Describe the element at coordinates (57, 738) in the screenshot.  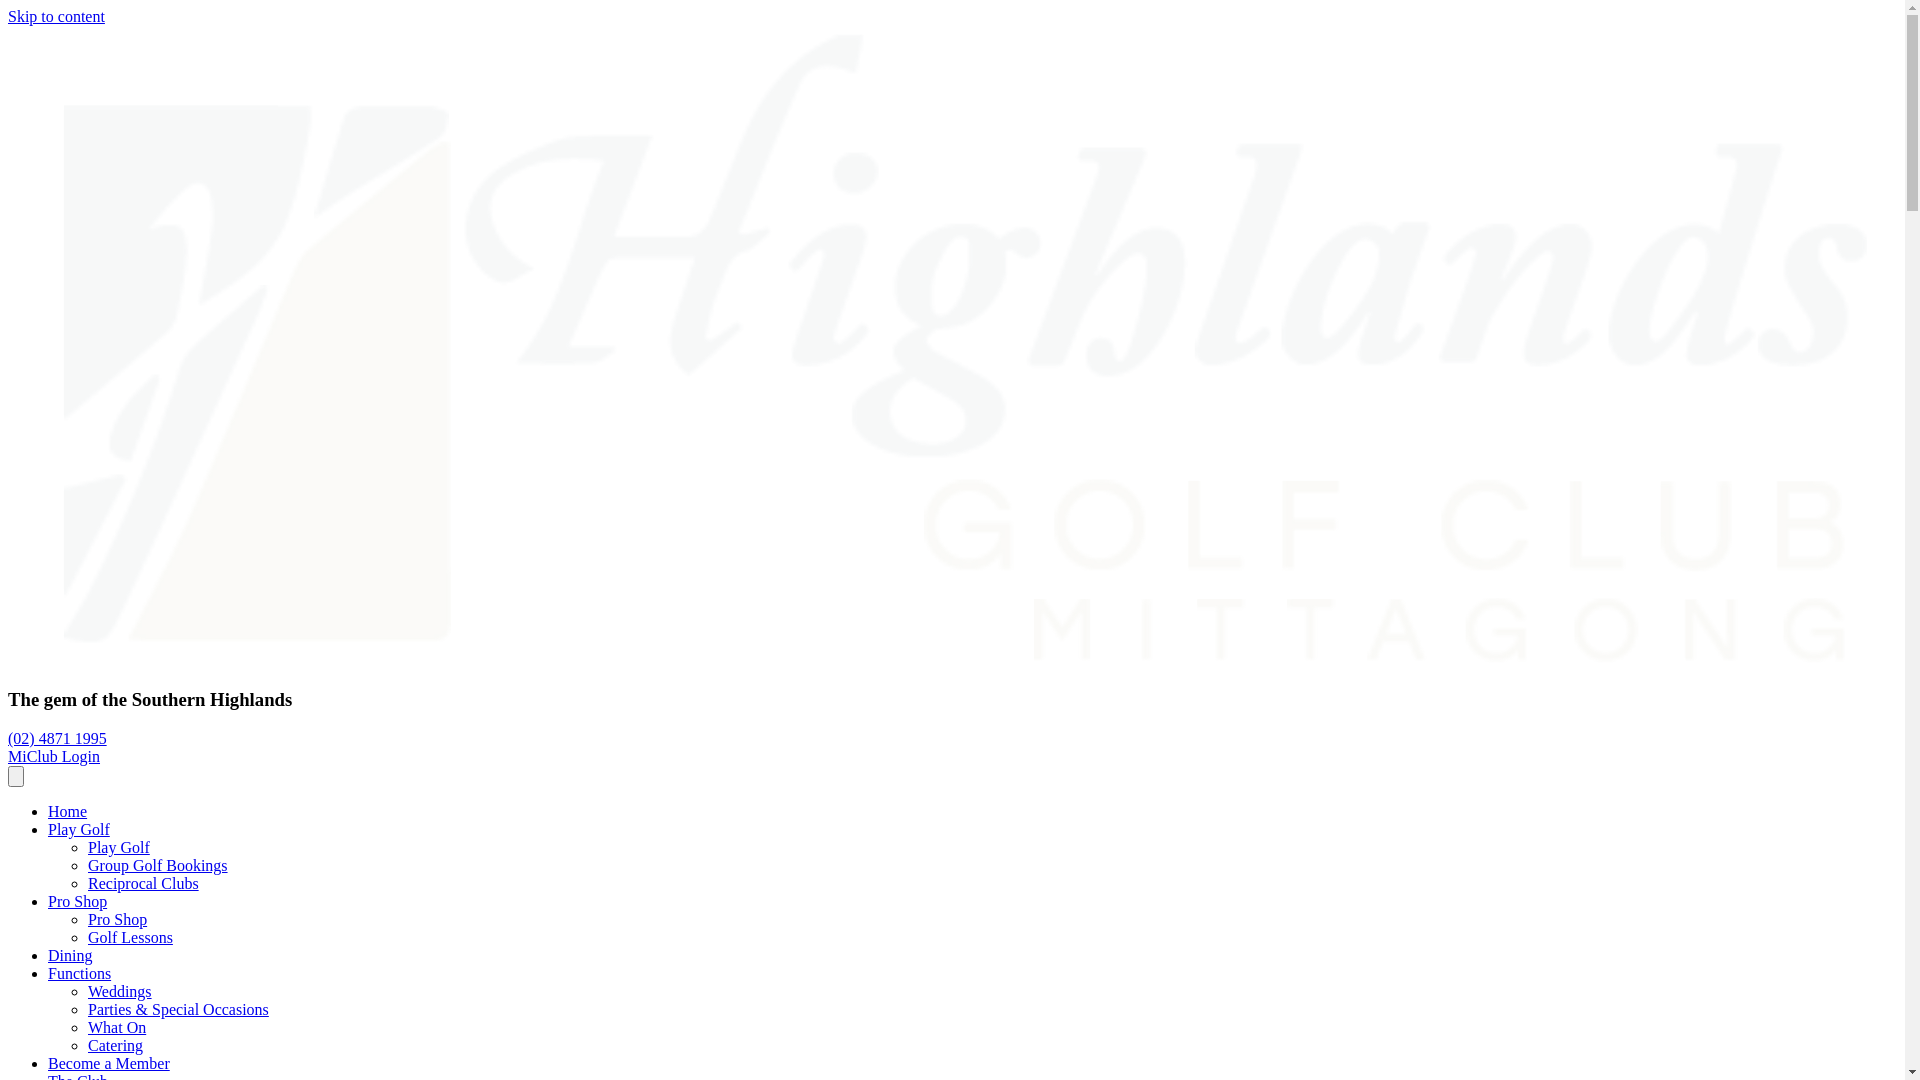
I see `'(02) 4871 1995'` at that location.